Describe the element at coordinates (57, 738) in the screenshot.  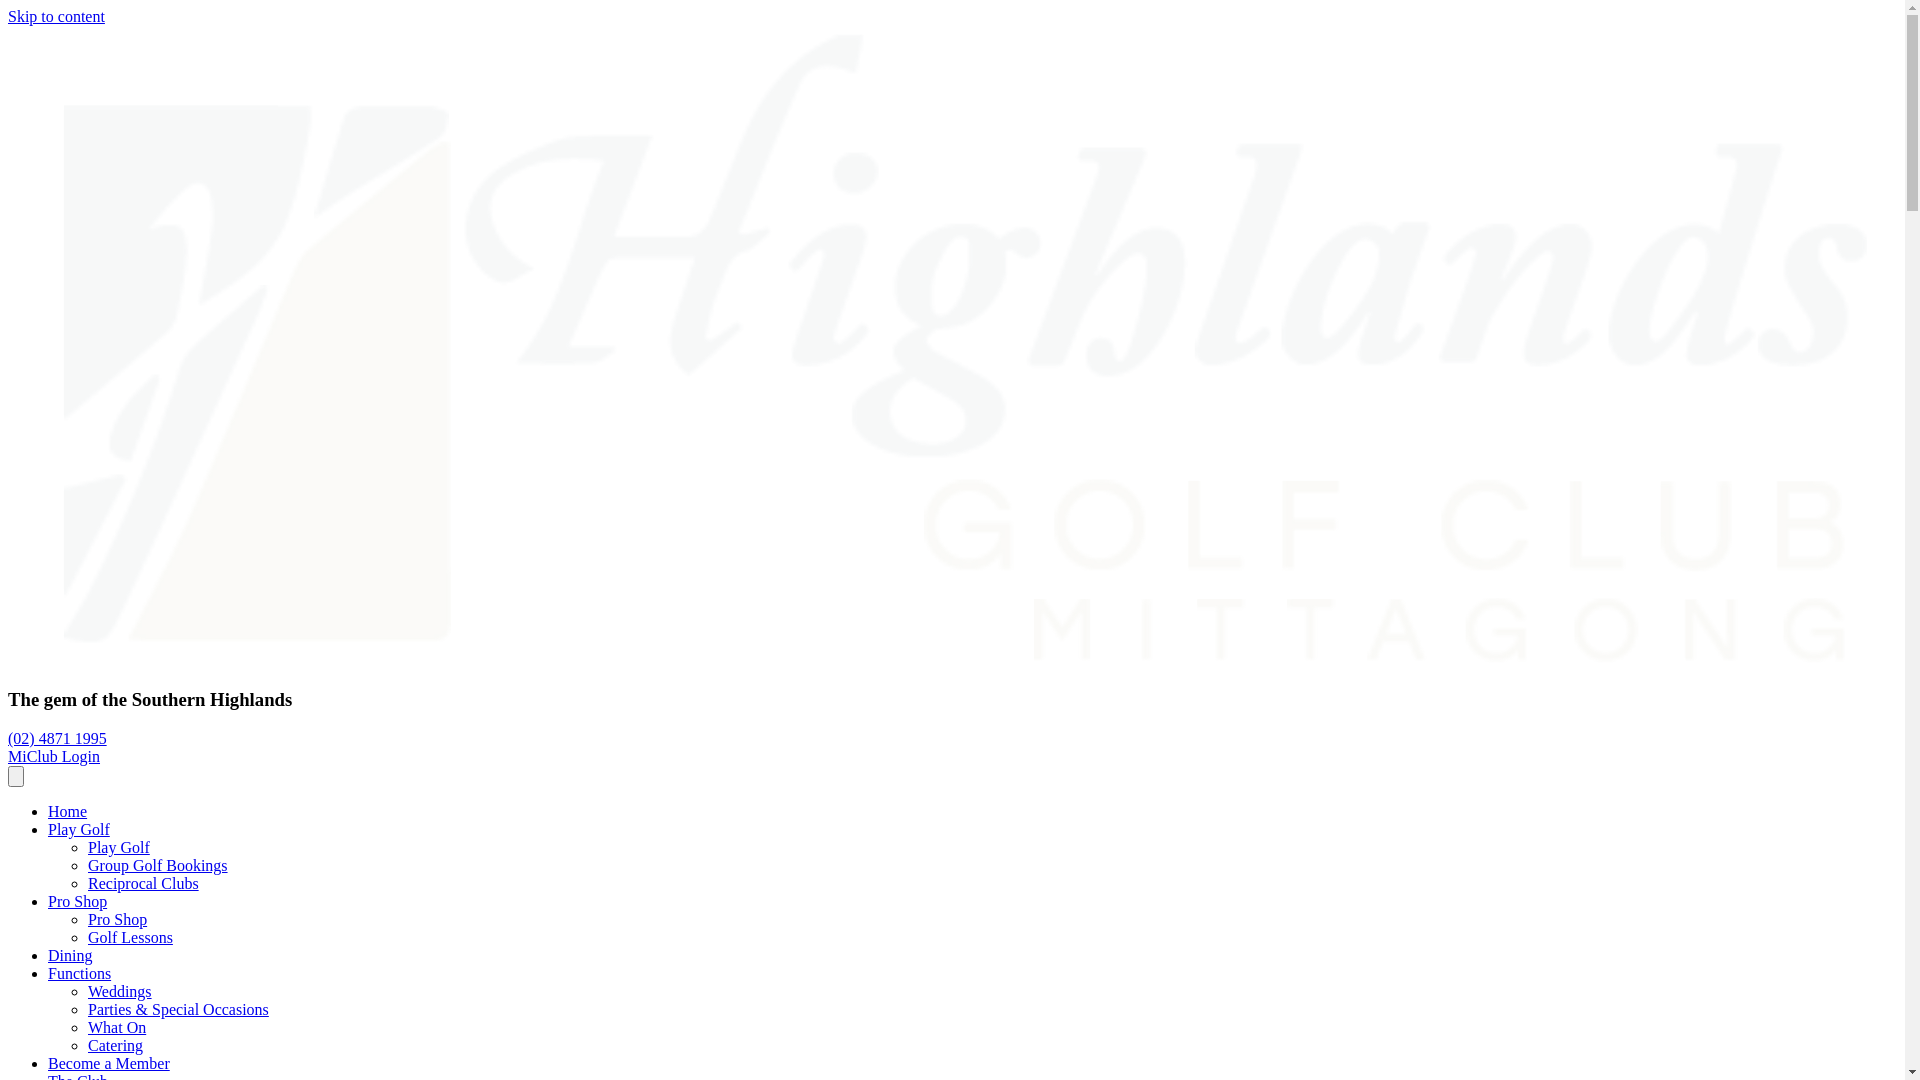
I see `'(02) 4871 1995'` at that location.